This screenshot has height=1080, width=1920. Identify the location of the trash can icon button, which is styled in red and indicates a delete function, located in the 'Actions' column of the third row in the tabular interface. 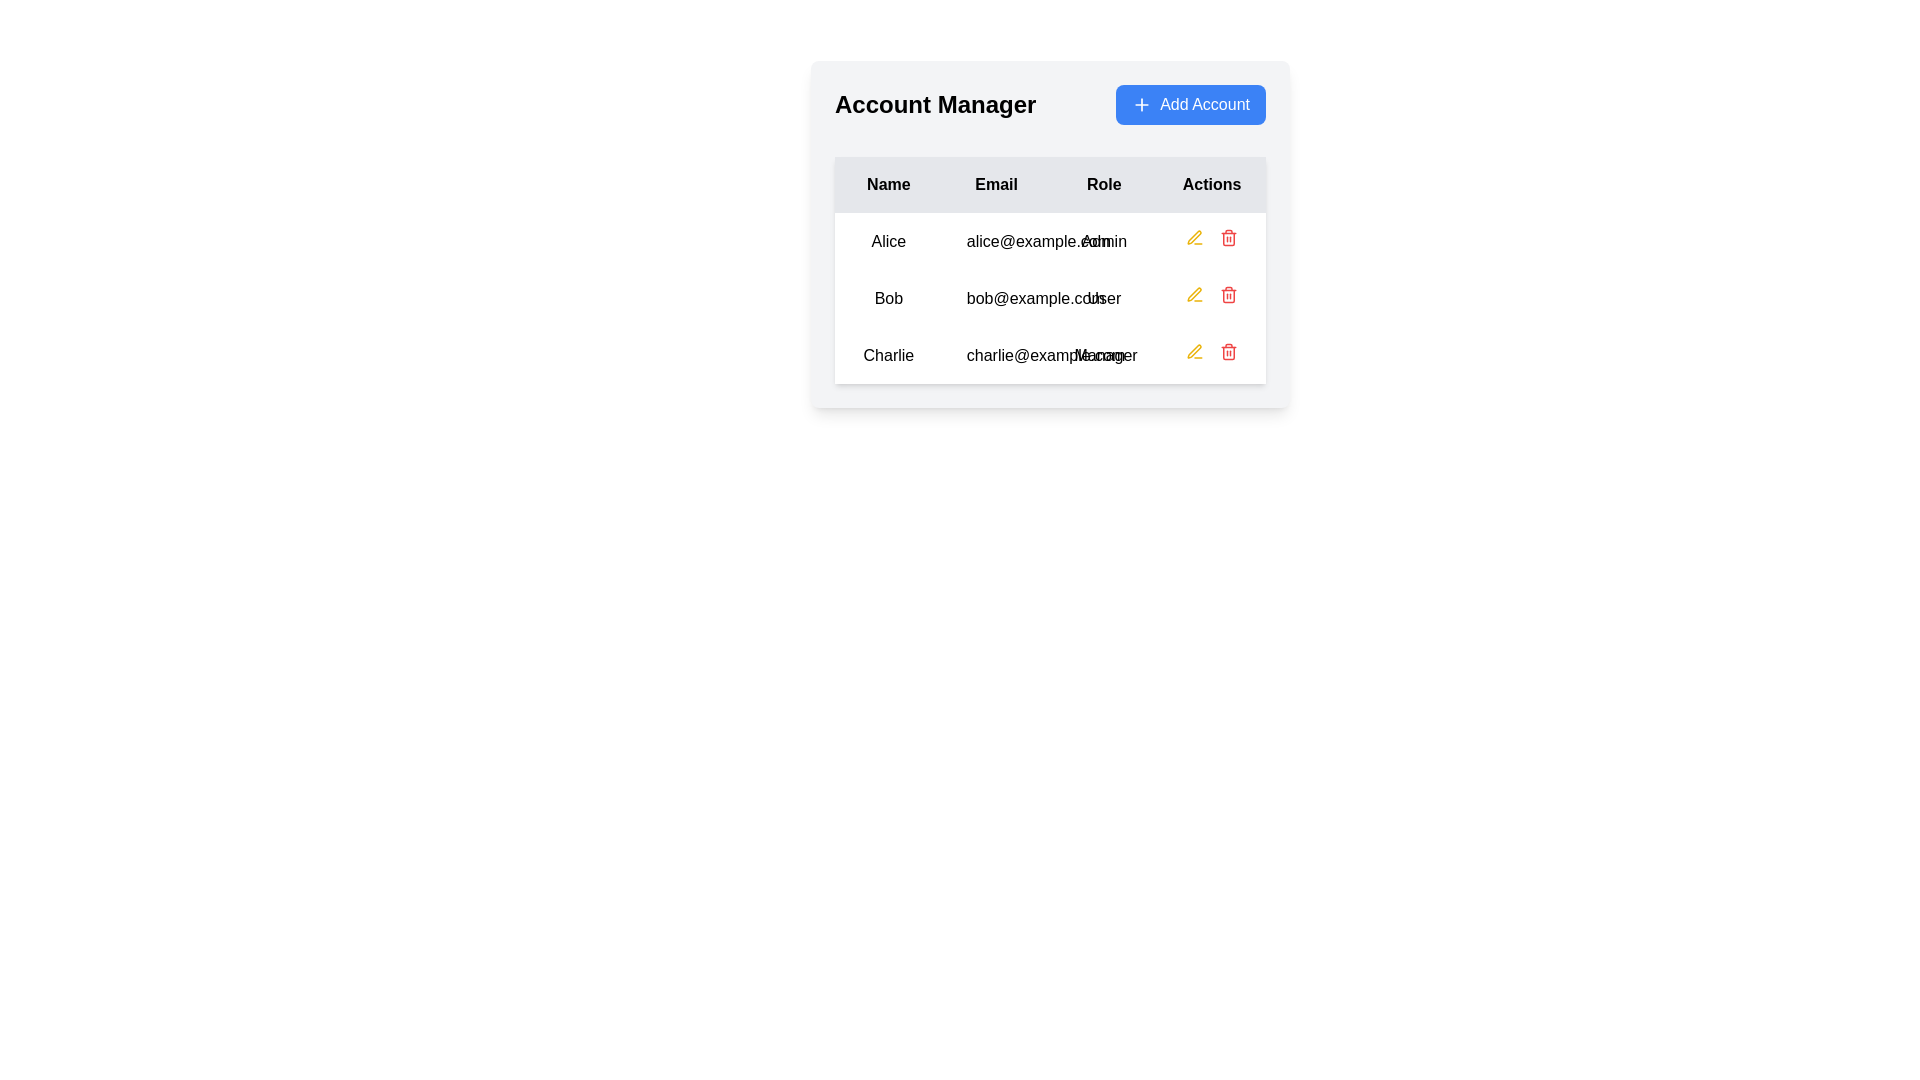
(1228, 350).